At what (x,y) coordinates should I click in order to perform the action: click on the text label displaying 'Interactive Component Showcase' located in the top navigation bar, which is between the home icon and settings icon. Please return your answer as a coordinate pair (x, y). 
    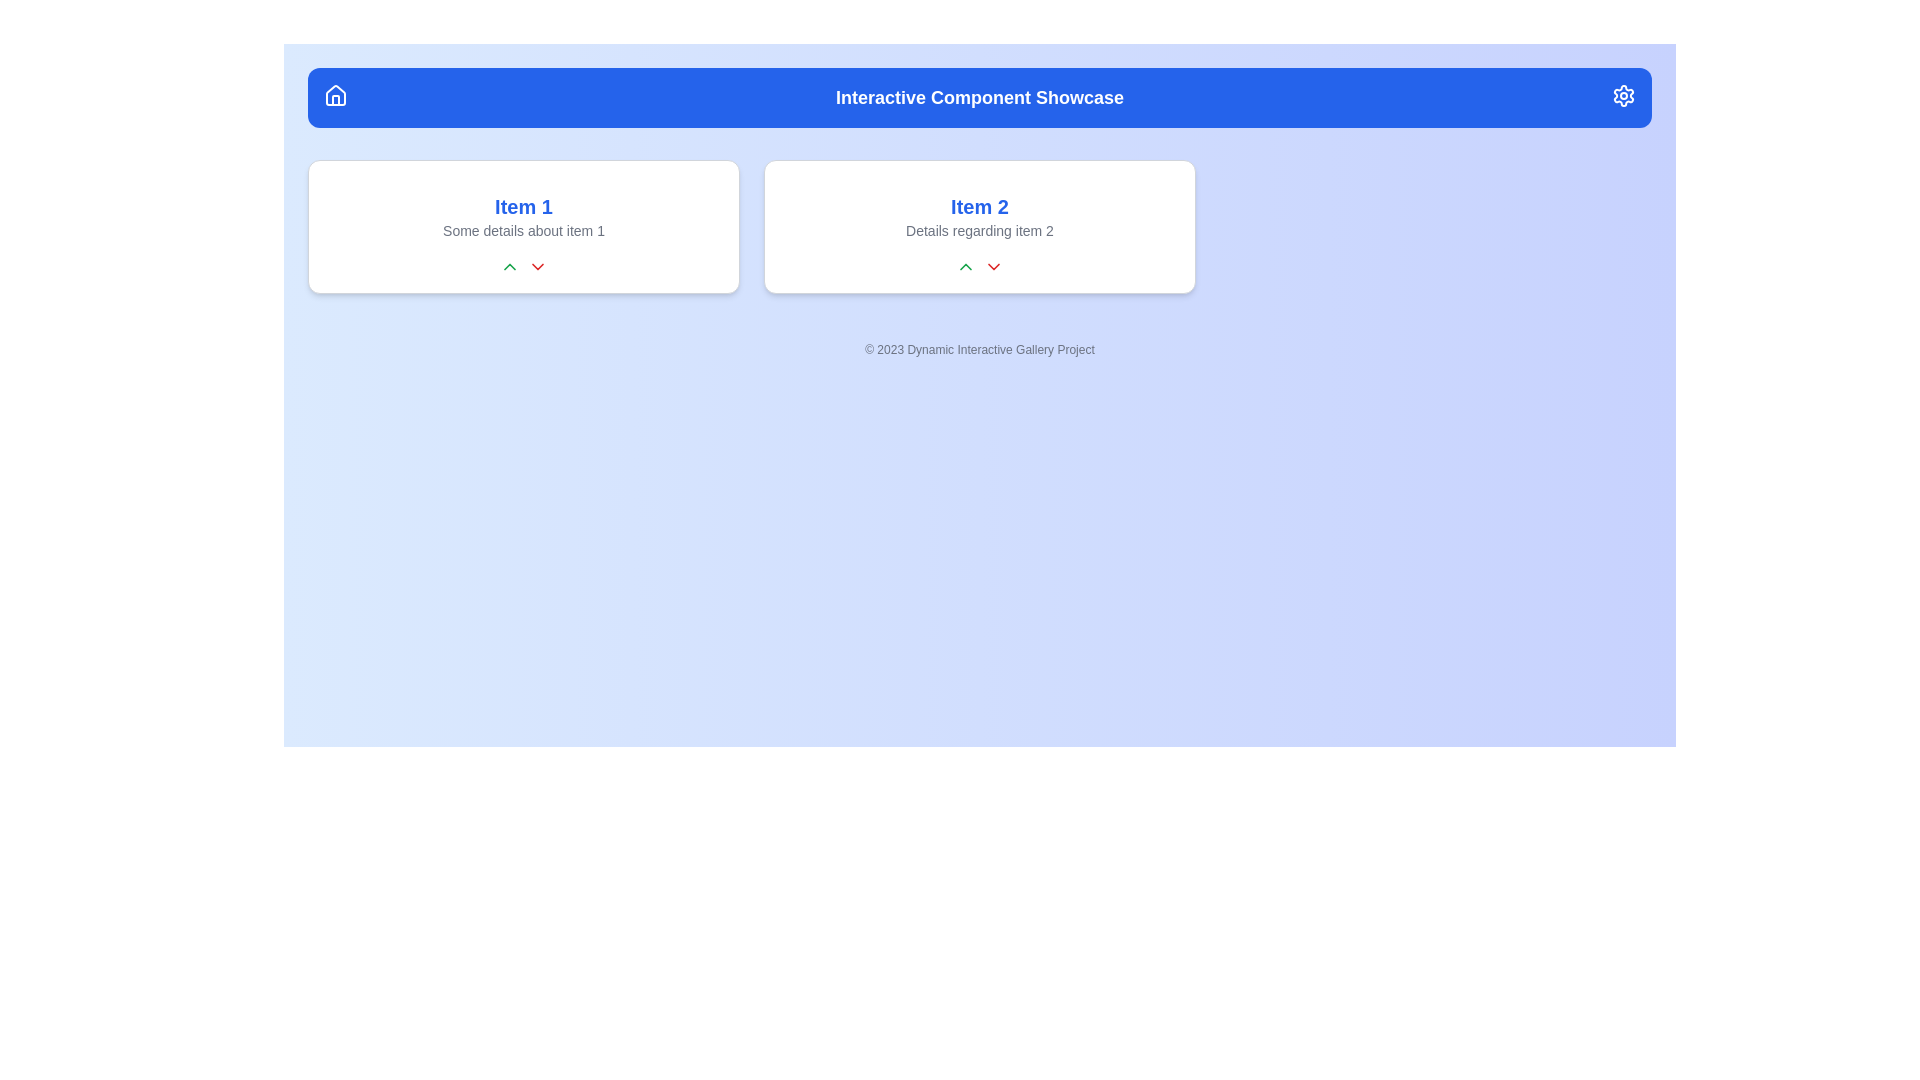
    Looking at the image, I should click on (979, 97).